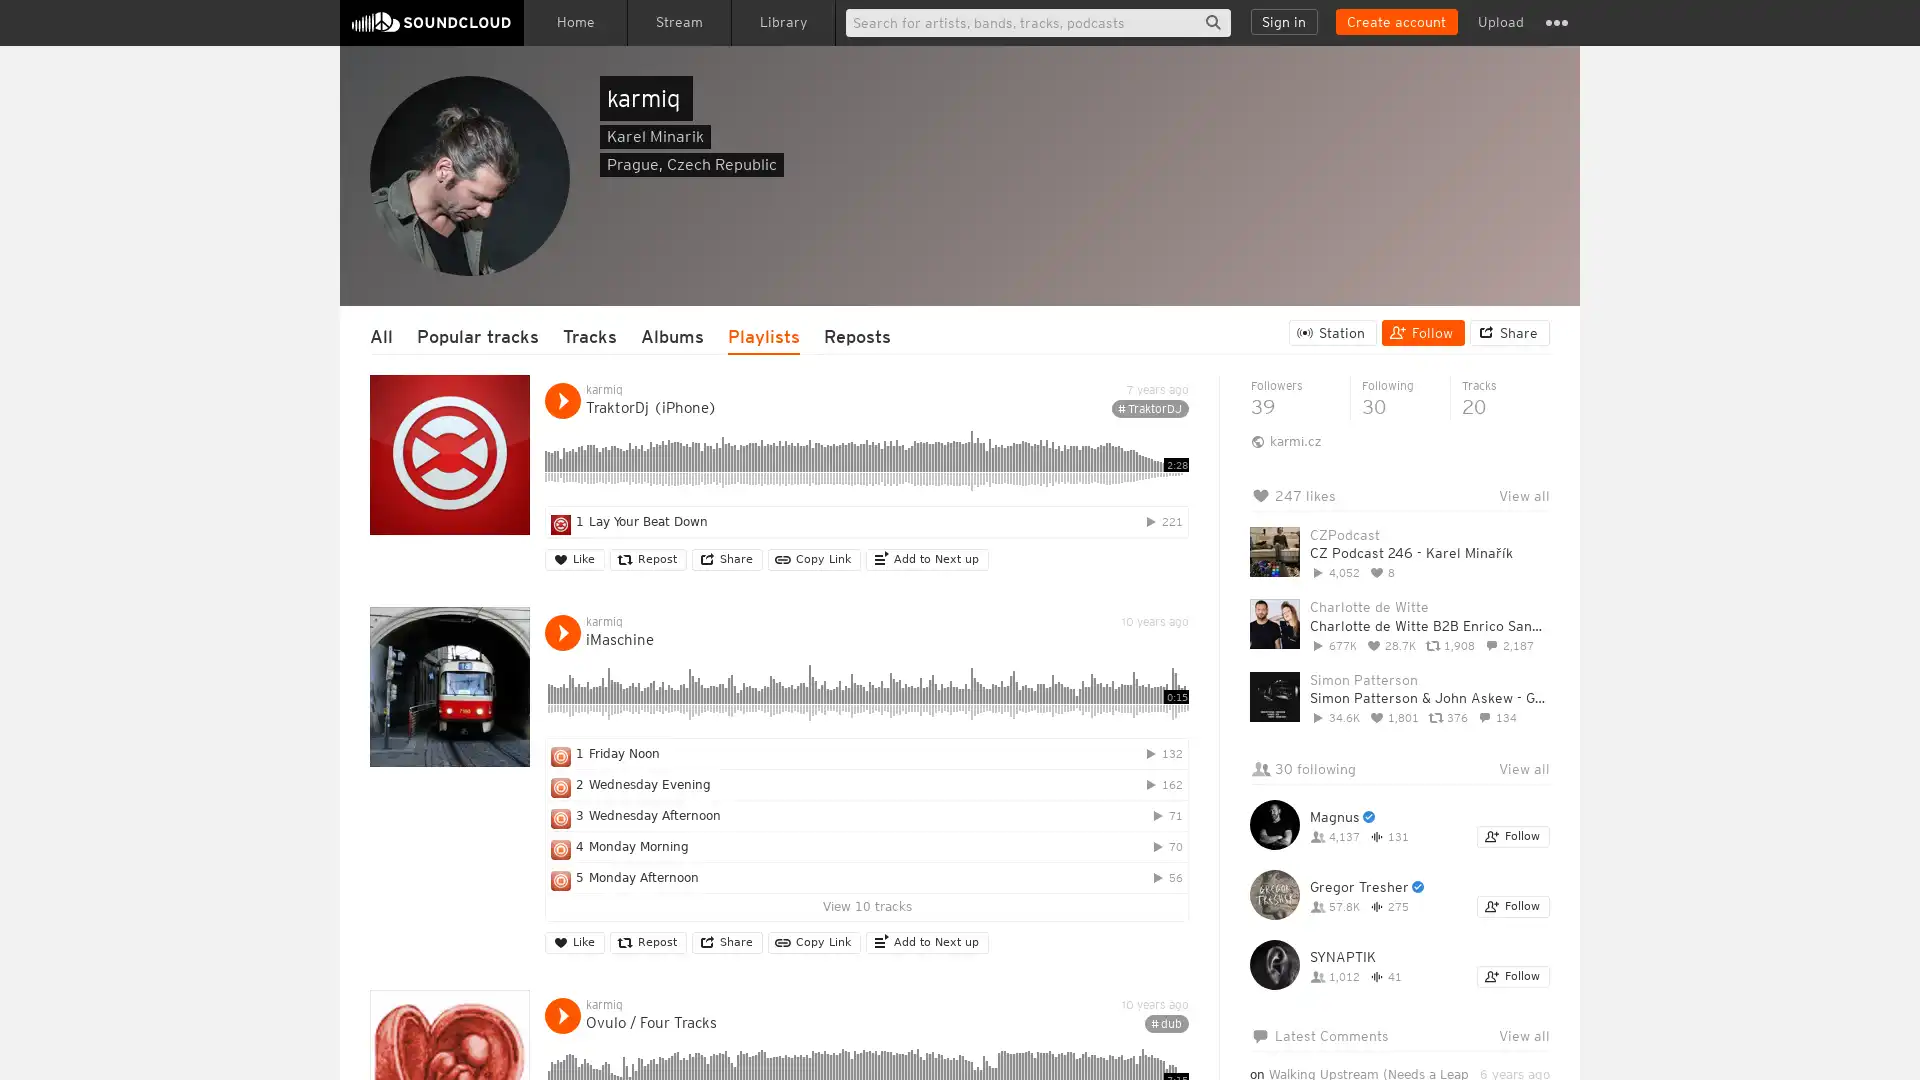 The image size is (1920, 1080). I want to click on Follow, so click(1513, 837).